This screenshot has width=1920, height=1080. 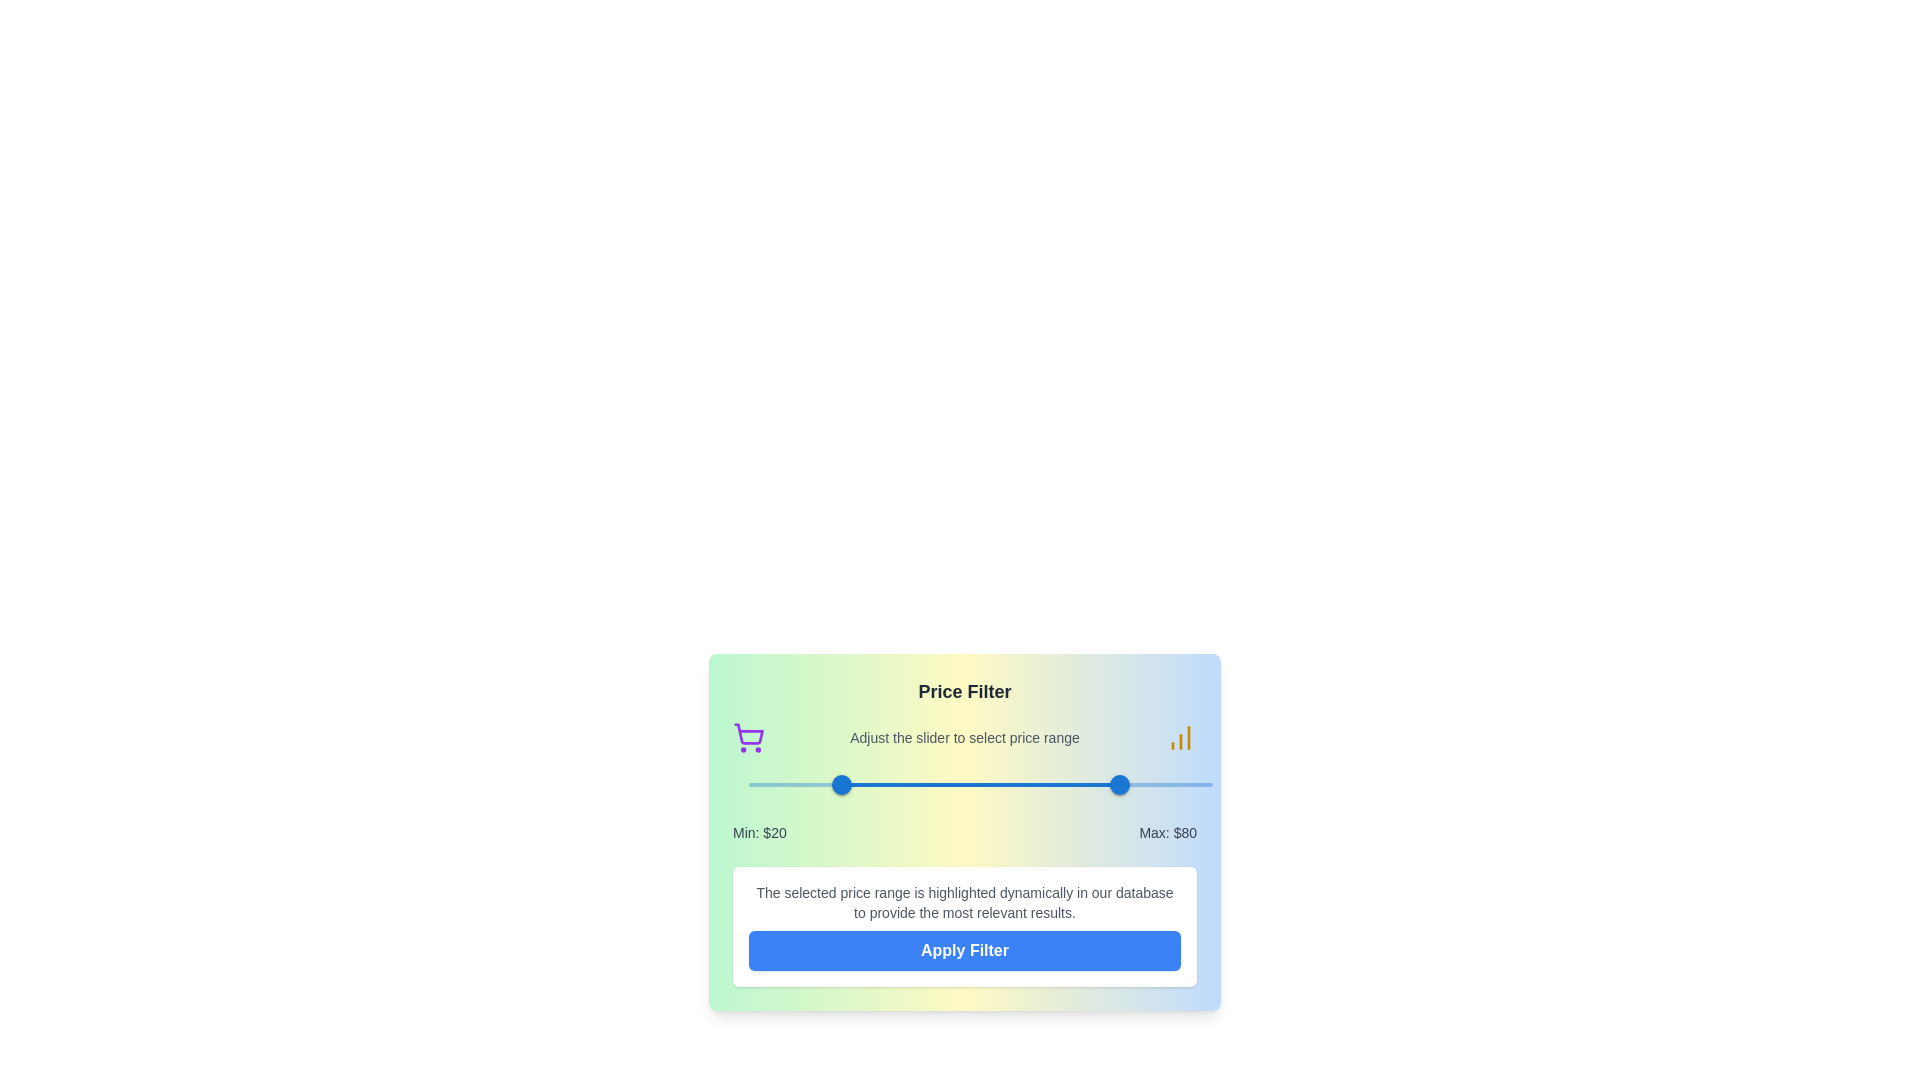 I want to click on the blue circular slider thumb with the label '20', so click(x=841, y=784).